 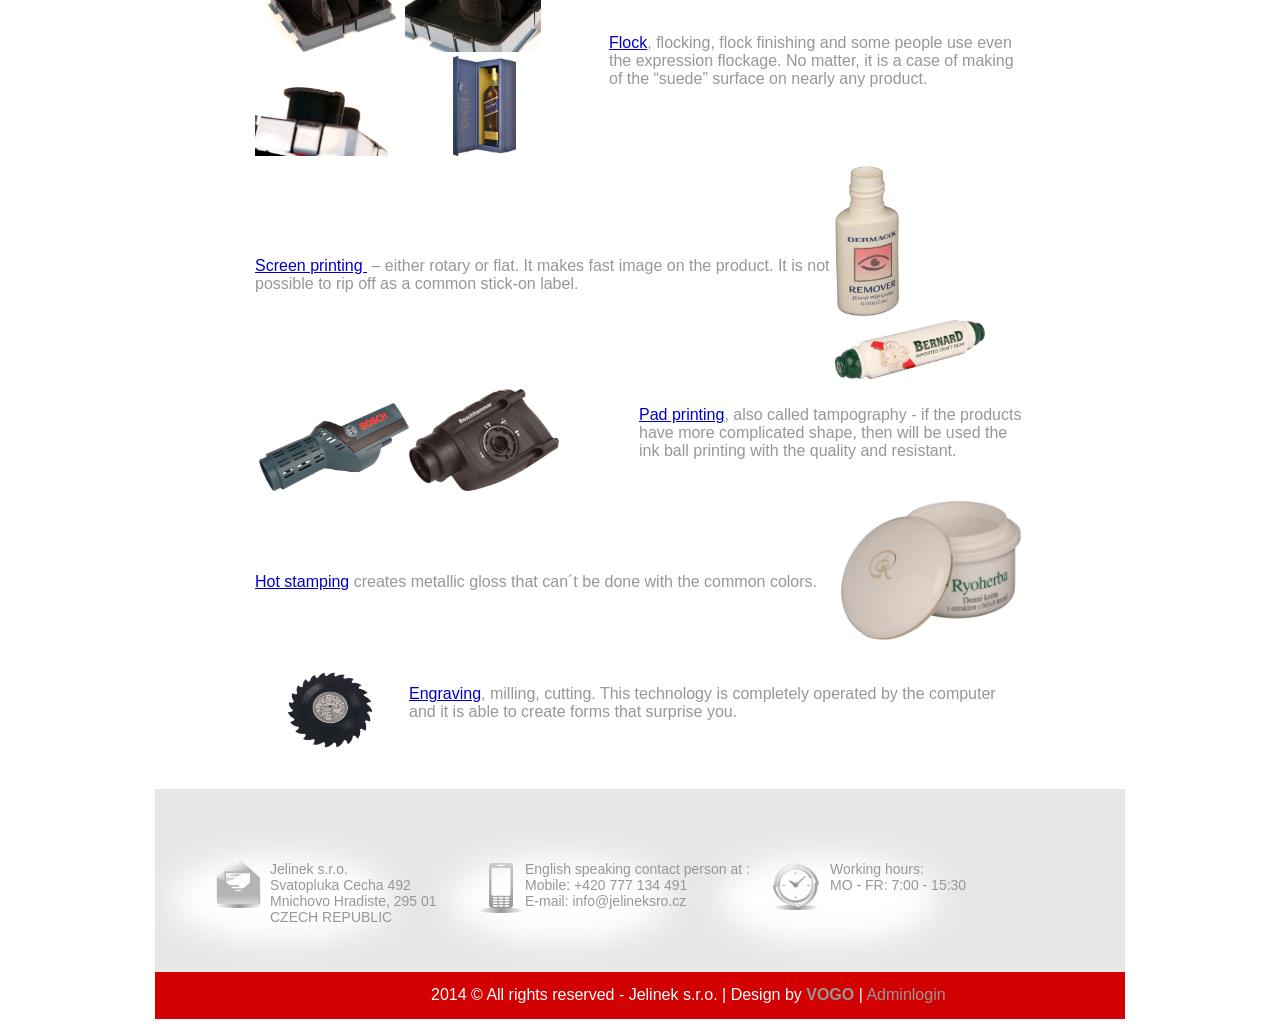 I want to click on '|', so click(x=860, y=993).